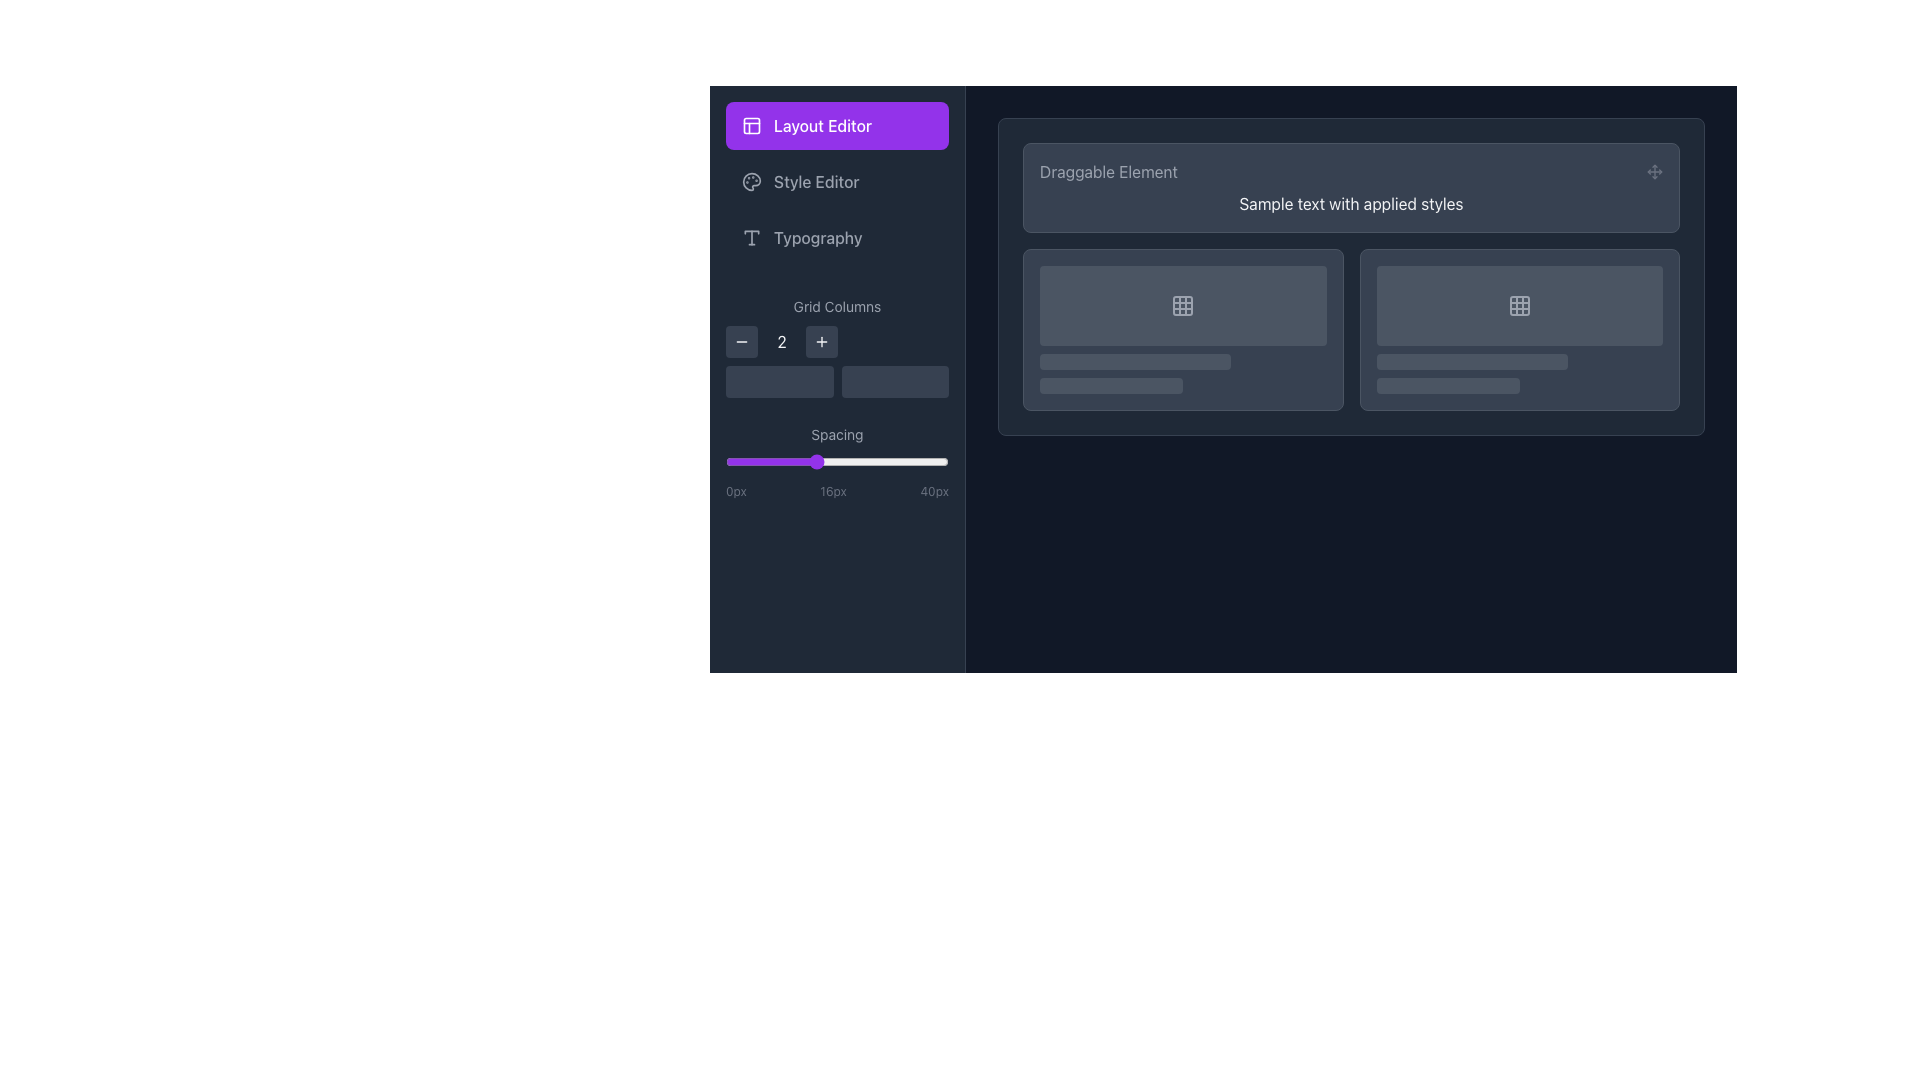 The image size is (1920, 1080). What do you see at coordinates (1183, 305) in the screenshot?
I see `the grid layout icon located in the central area of the right panel, which represents grid functionality` at bounding box center [1183, 305].